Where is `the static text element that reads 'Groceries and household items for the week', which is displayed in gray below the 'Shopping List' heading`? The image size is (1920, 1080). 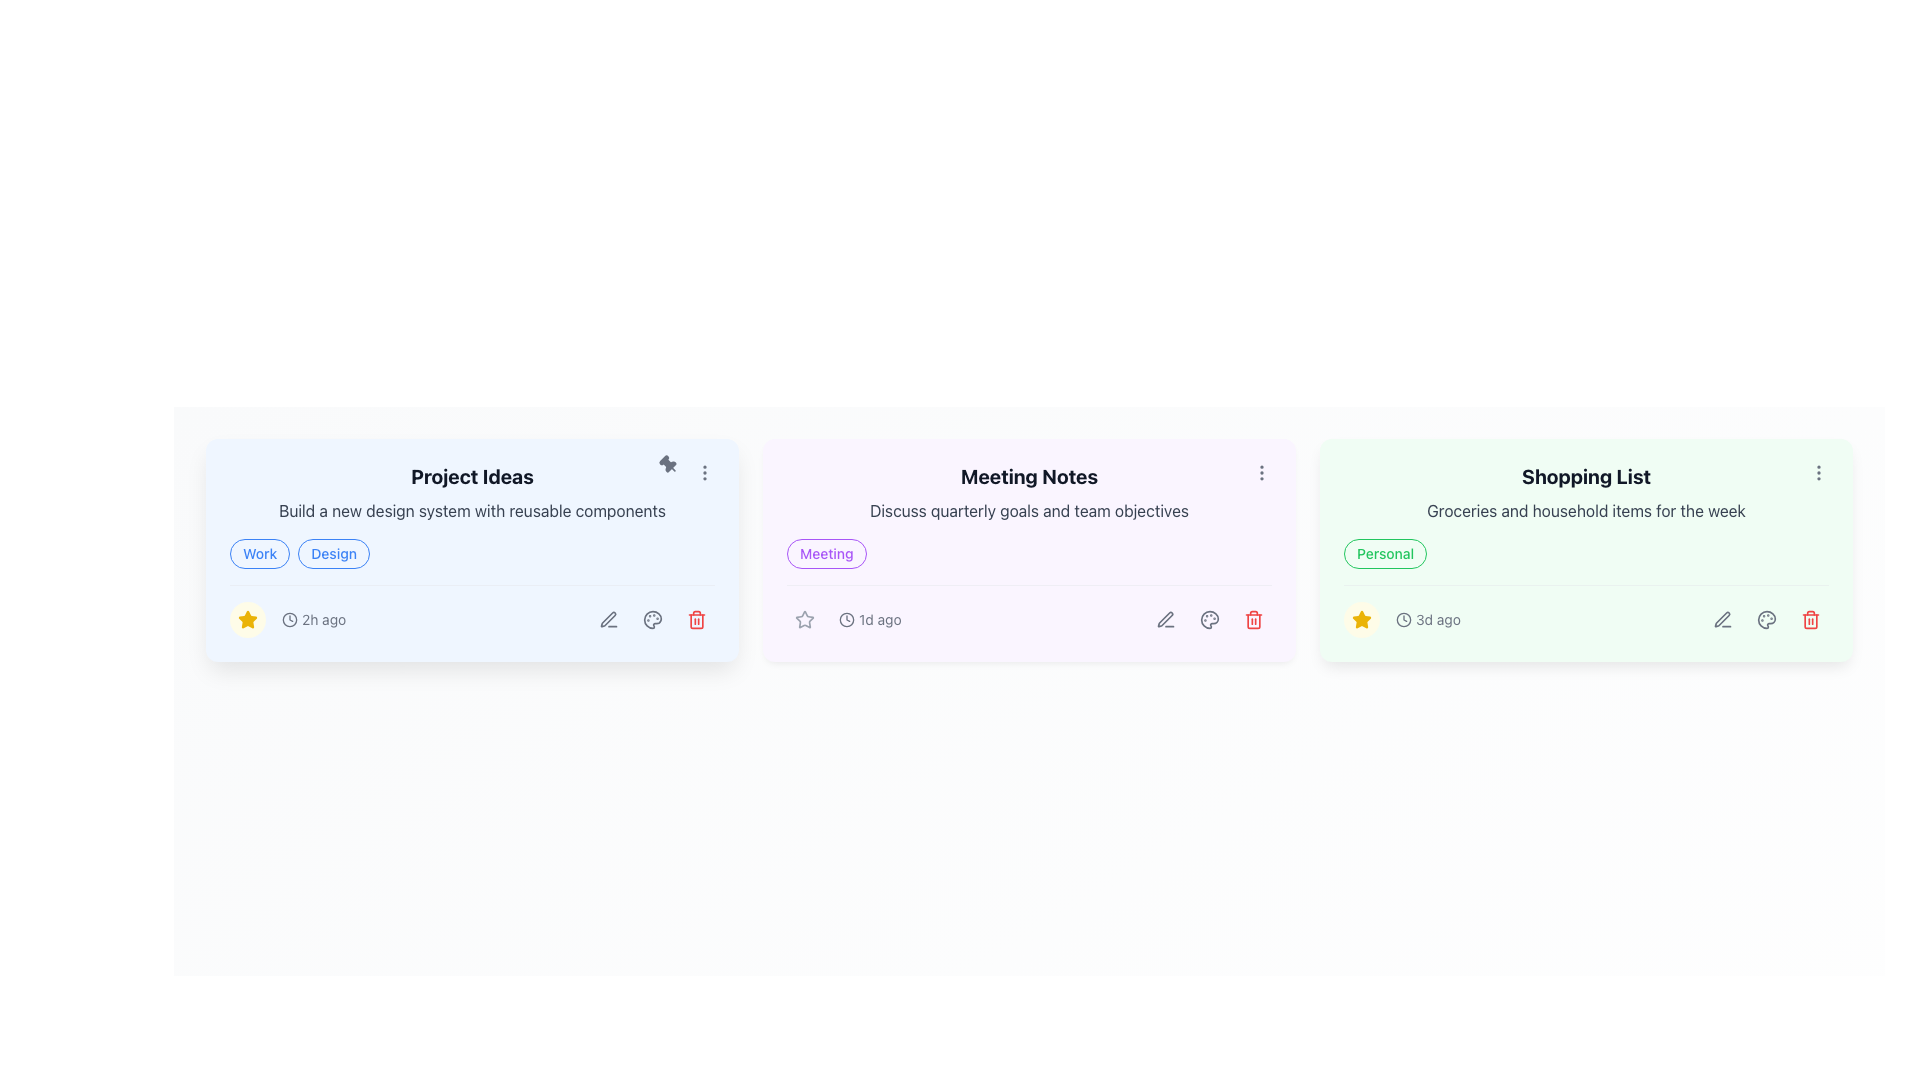
the static text element that reads 'Groceries and household items for the week', which is displayed in gray below the 'Shopping List' heading is located at coordinates (1585, 509).